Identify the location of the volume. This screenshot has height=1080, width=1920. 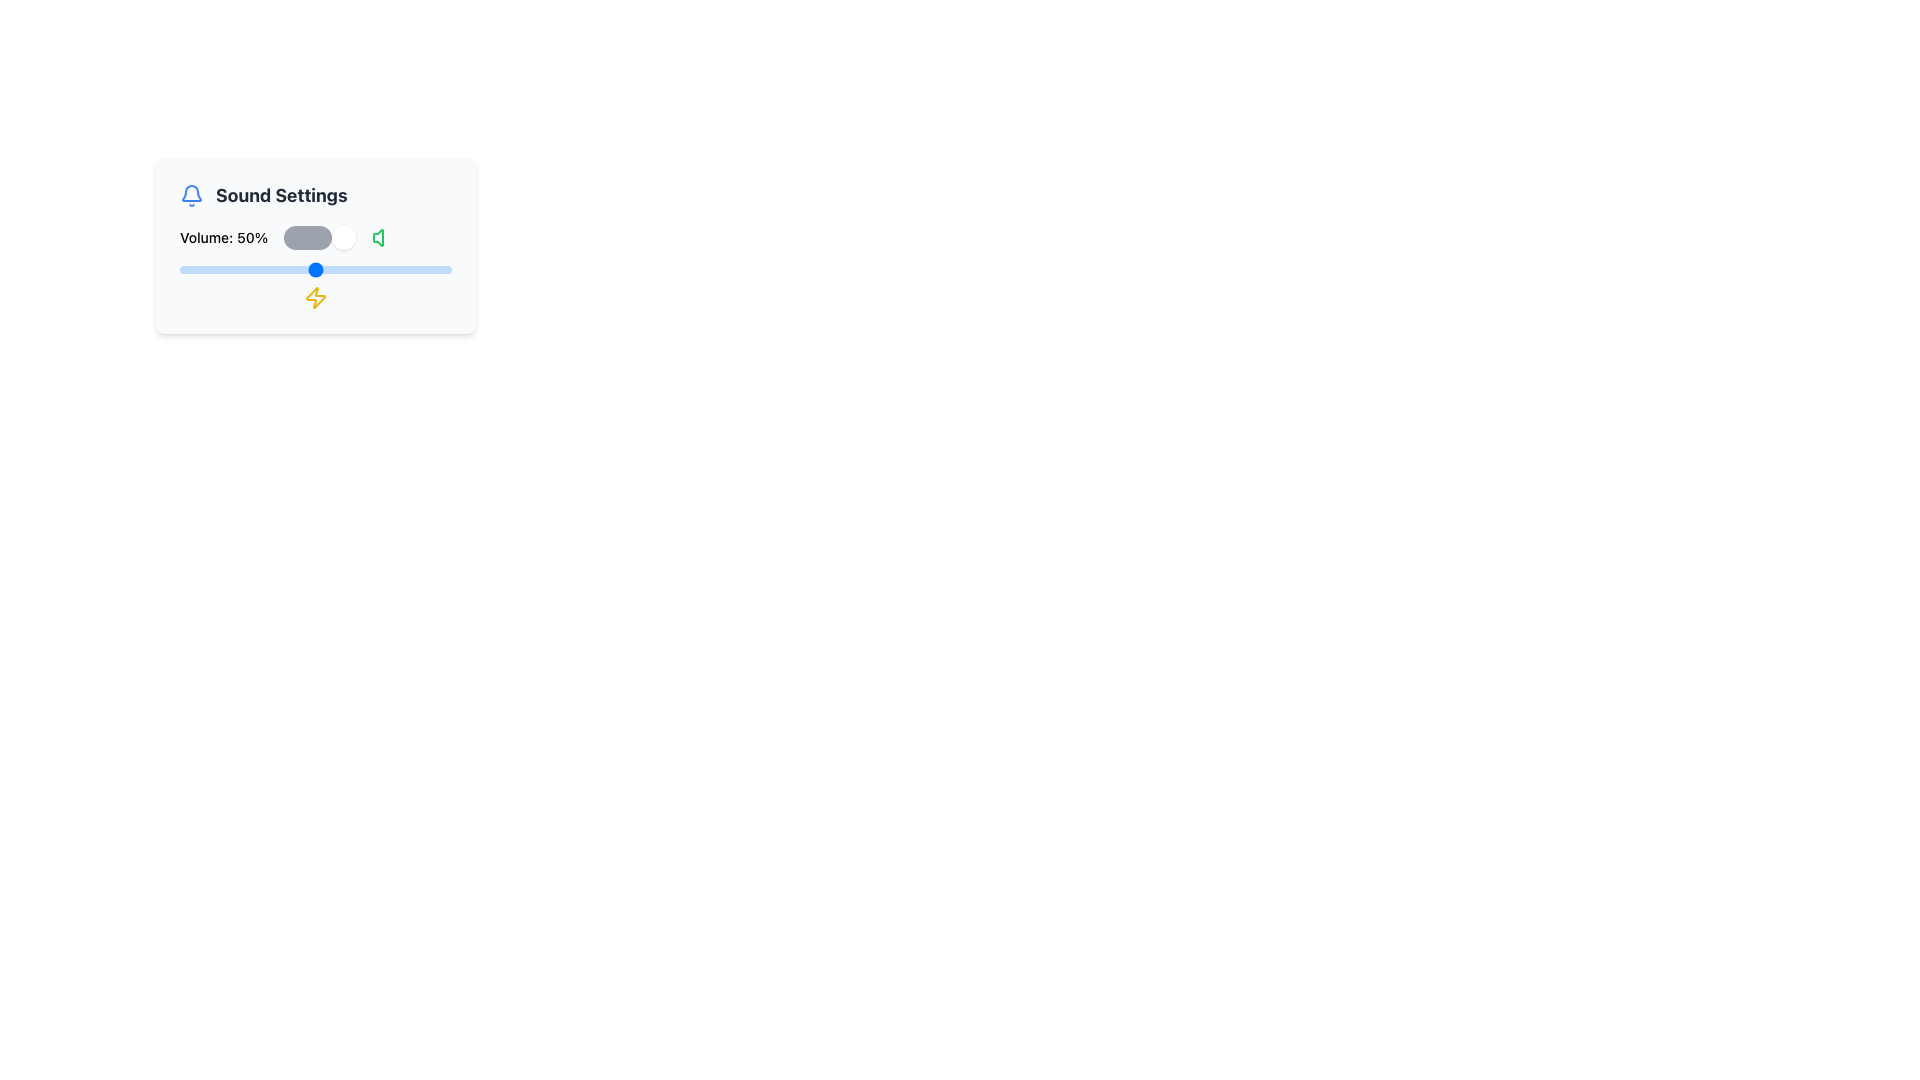
(223, 270).